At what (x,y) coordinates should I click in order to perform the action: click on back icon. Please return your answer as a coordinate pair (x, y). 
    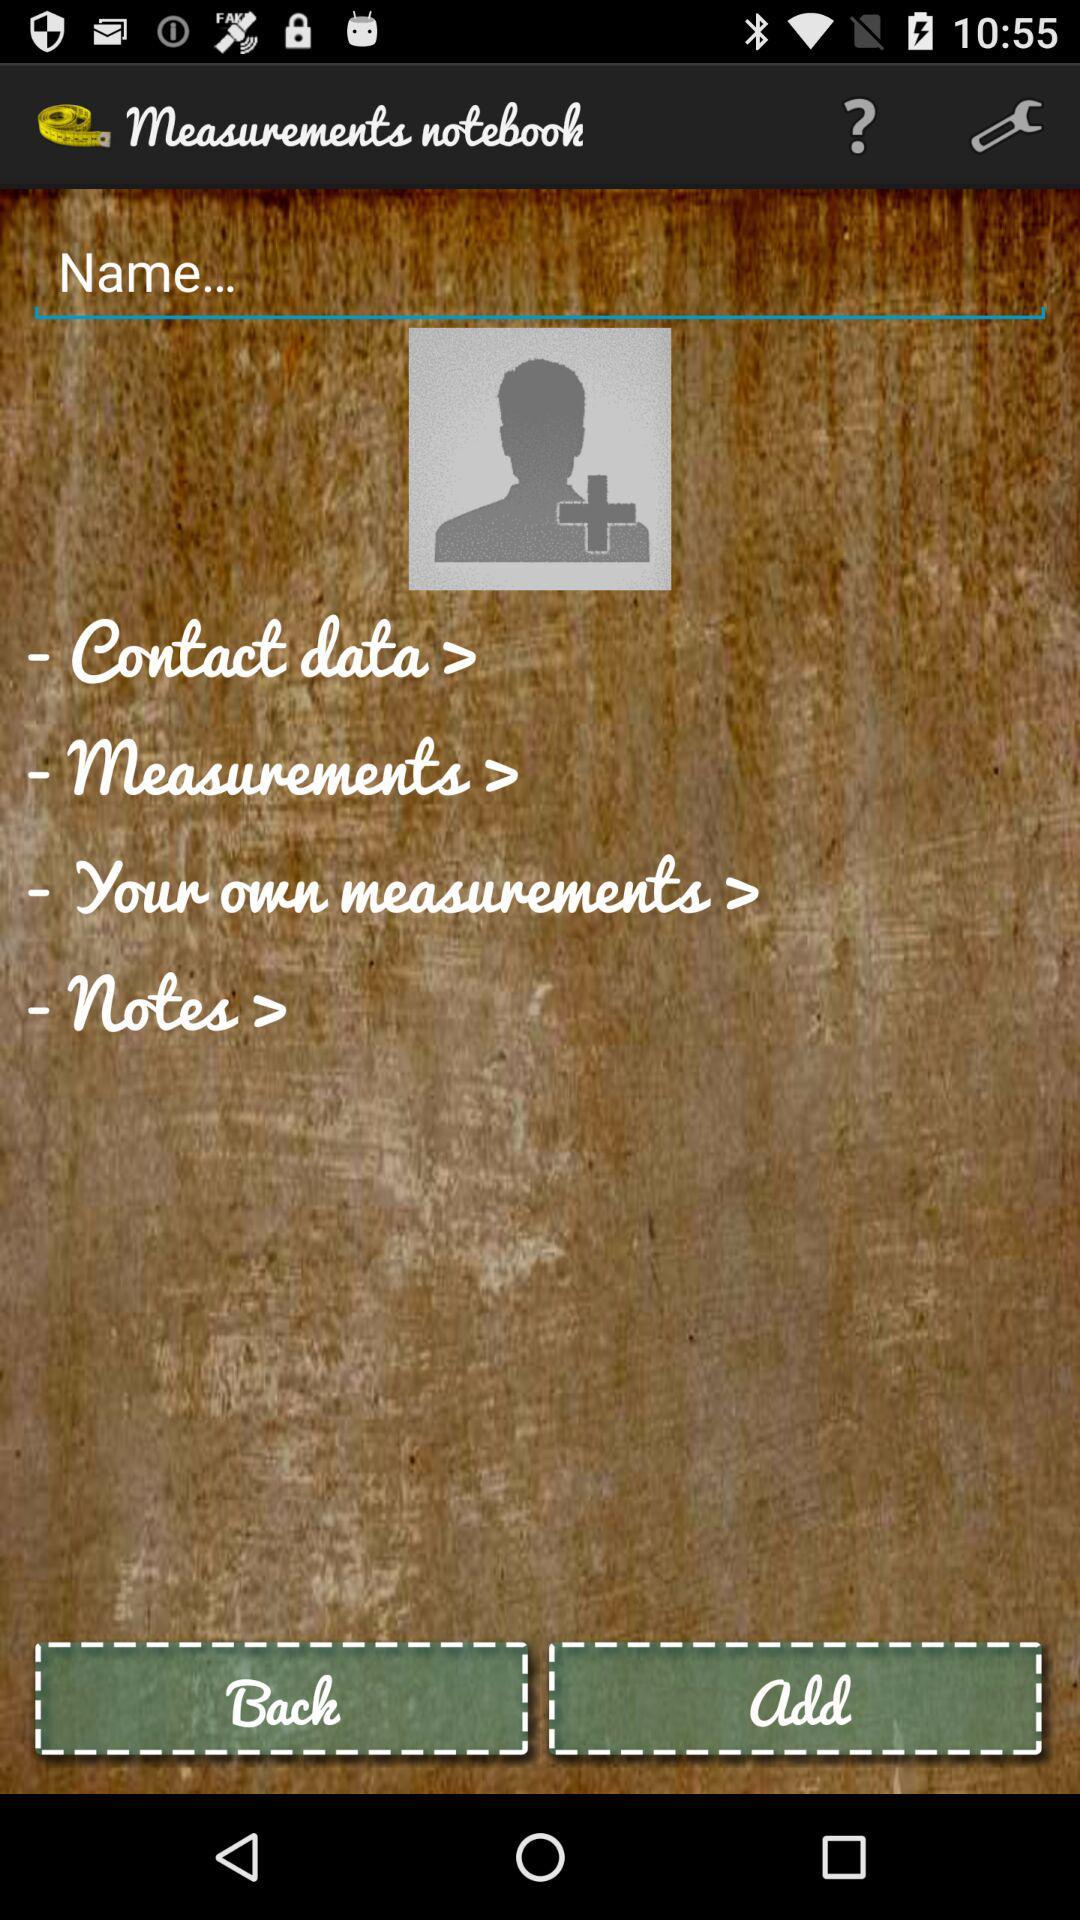
    Looking at the image, I should click on (283, 1701).